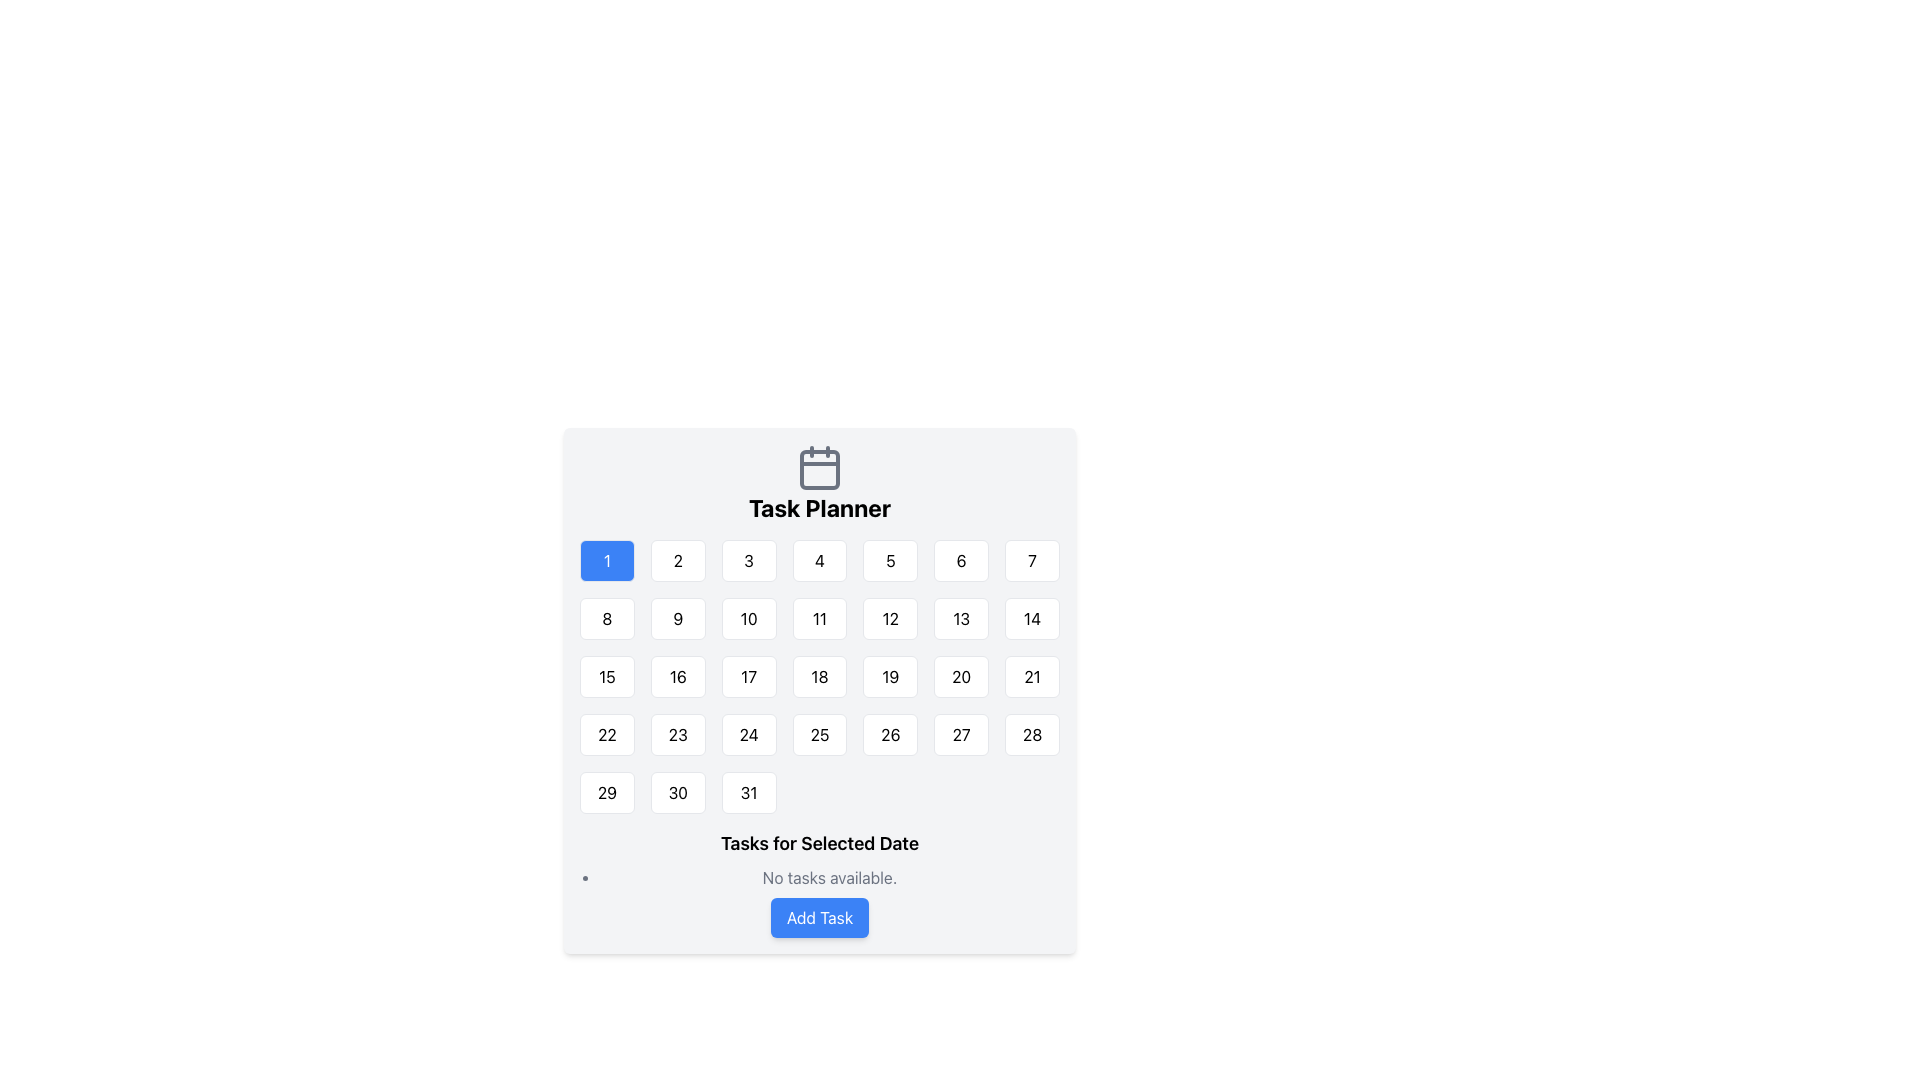  What do you see at coordinates (889, 676) in the screenshot?
I see `the calendar date button located in the third row and fifth column` at bounding box center [889, 676].